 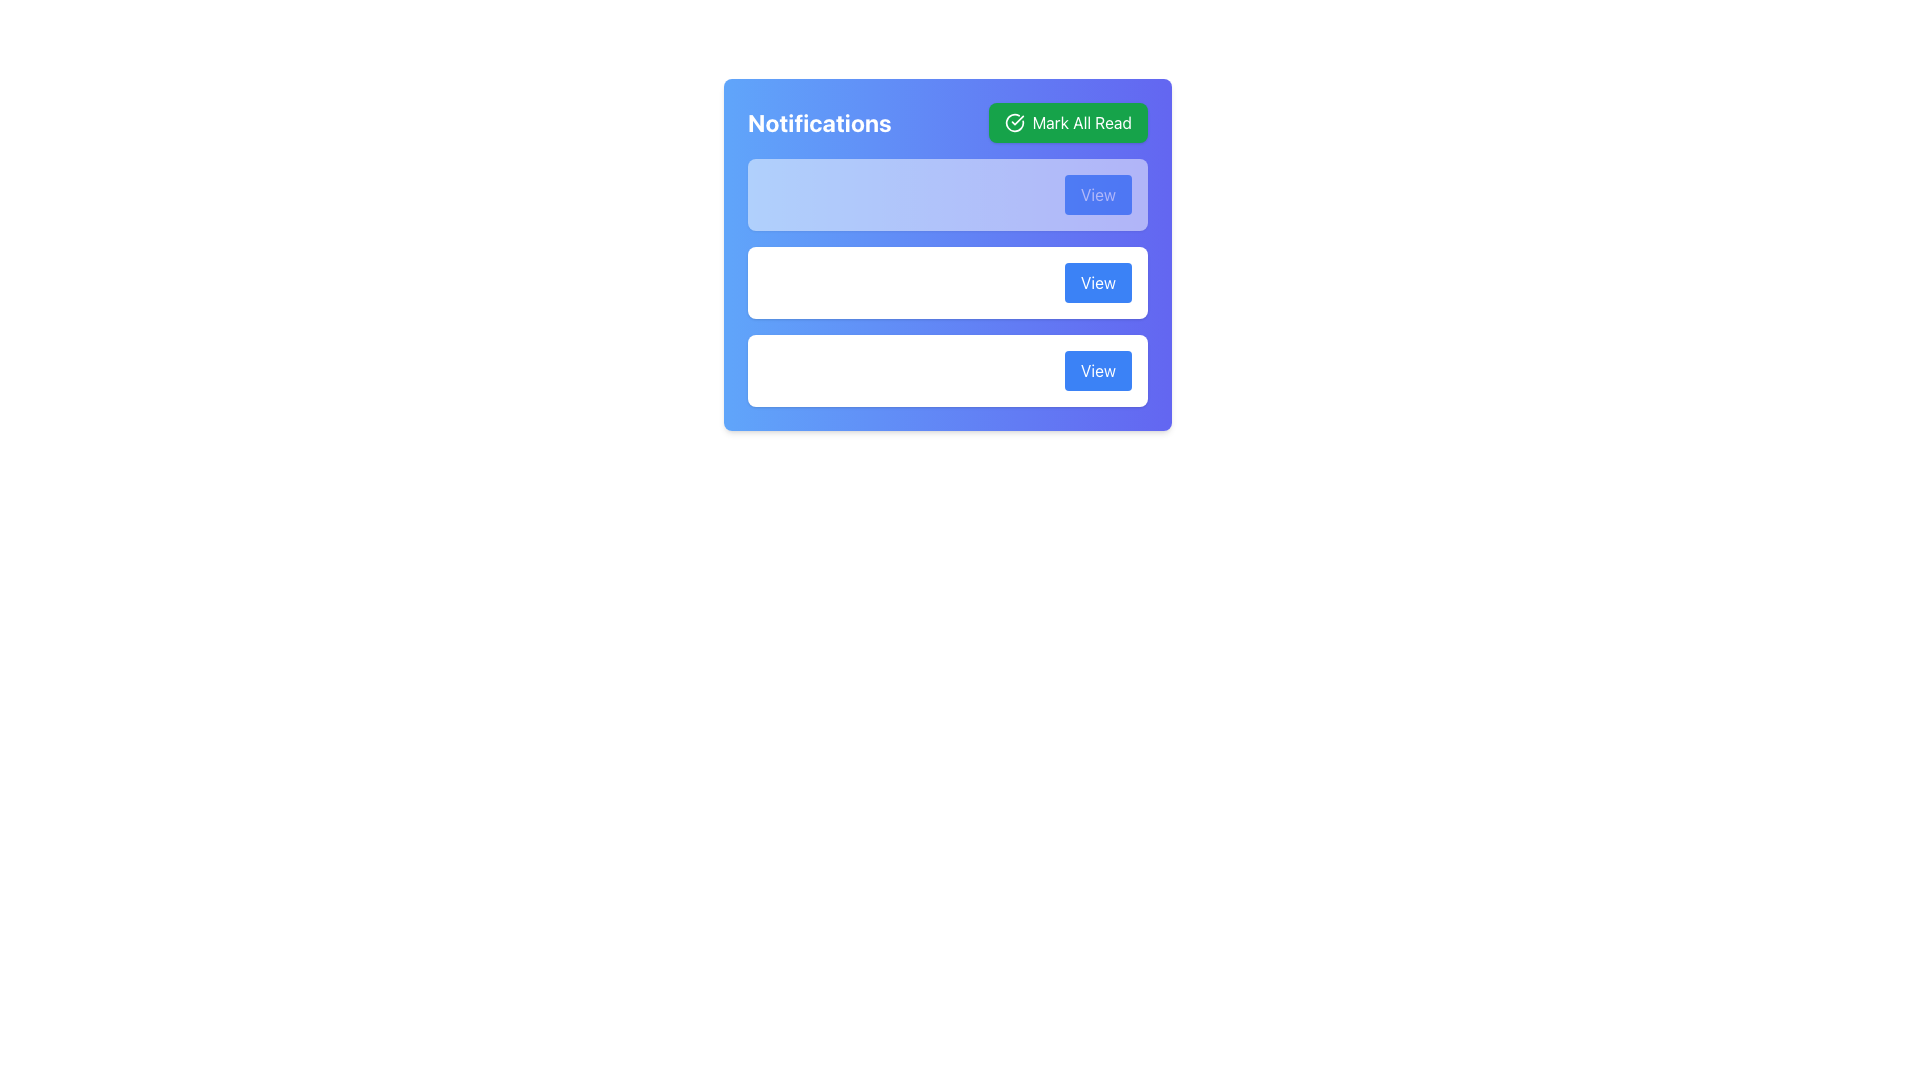 I want to click on the 'View' button with a blue background and white text, located at the top-right corner of the notification item labeled 'New message received', so click(x=1097, y=195).